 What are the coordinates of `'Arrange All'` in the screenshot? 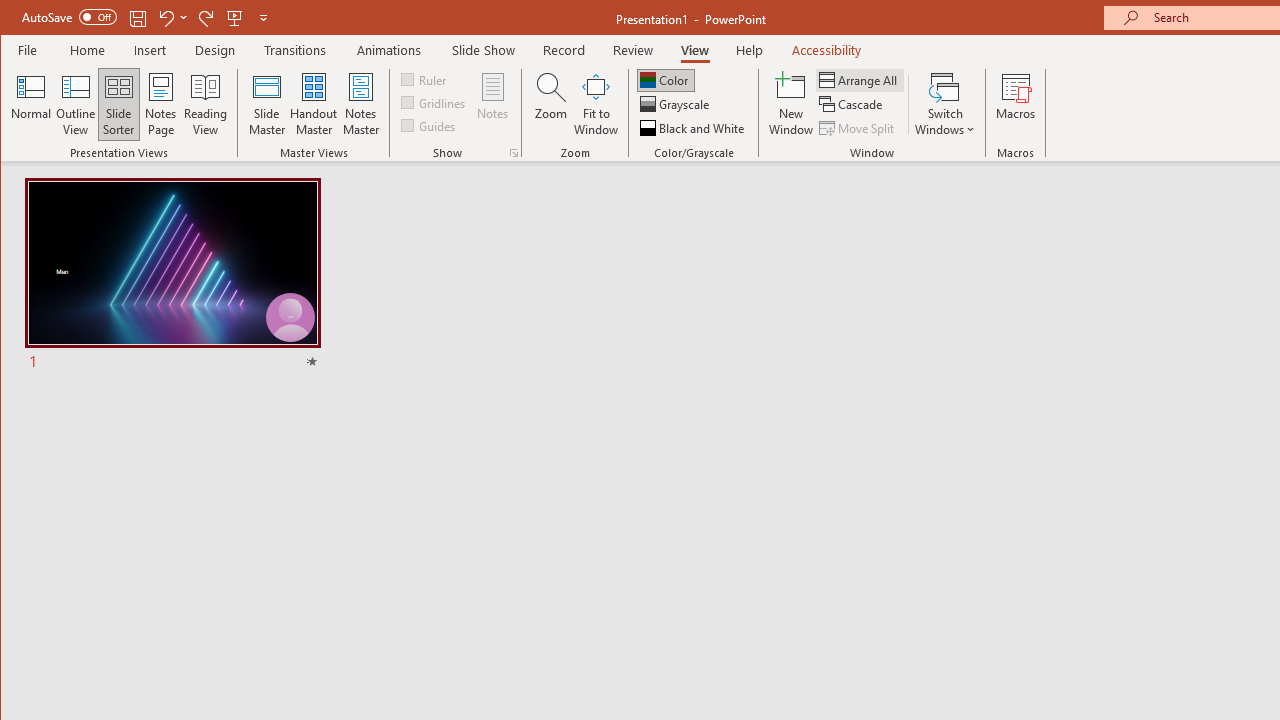 It's located at (860, 79).